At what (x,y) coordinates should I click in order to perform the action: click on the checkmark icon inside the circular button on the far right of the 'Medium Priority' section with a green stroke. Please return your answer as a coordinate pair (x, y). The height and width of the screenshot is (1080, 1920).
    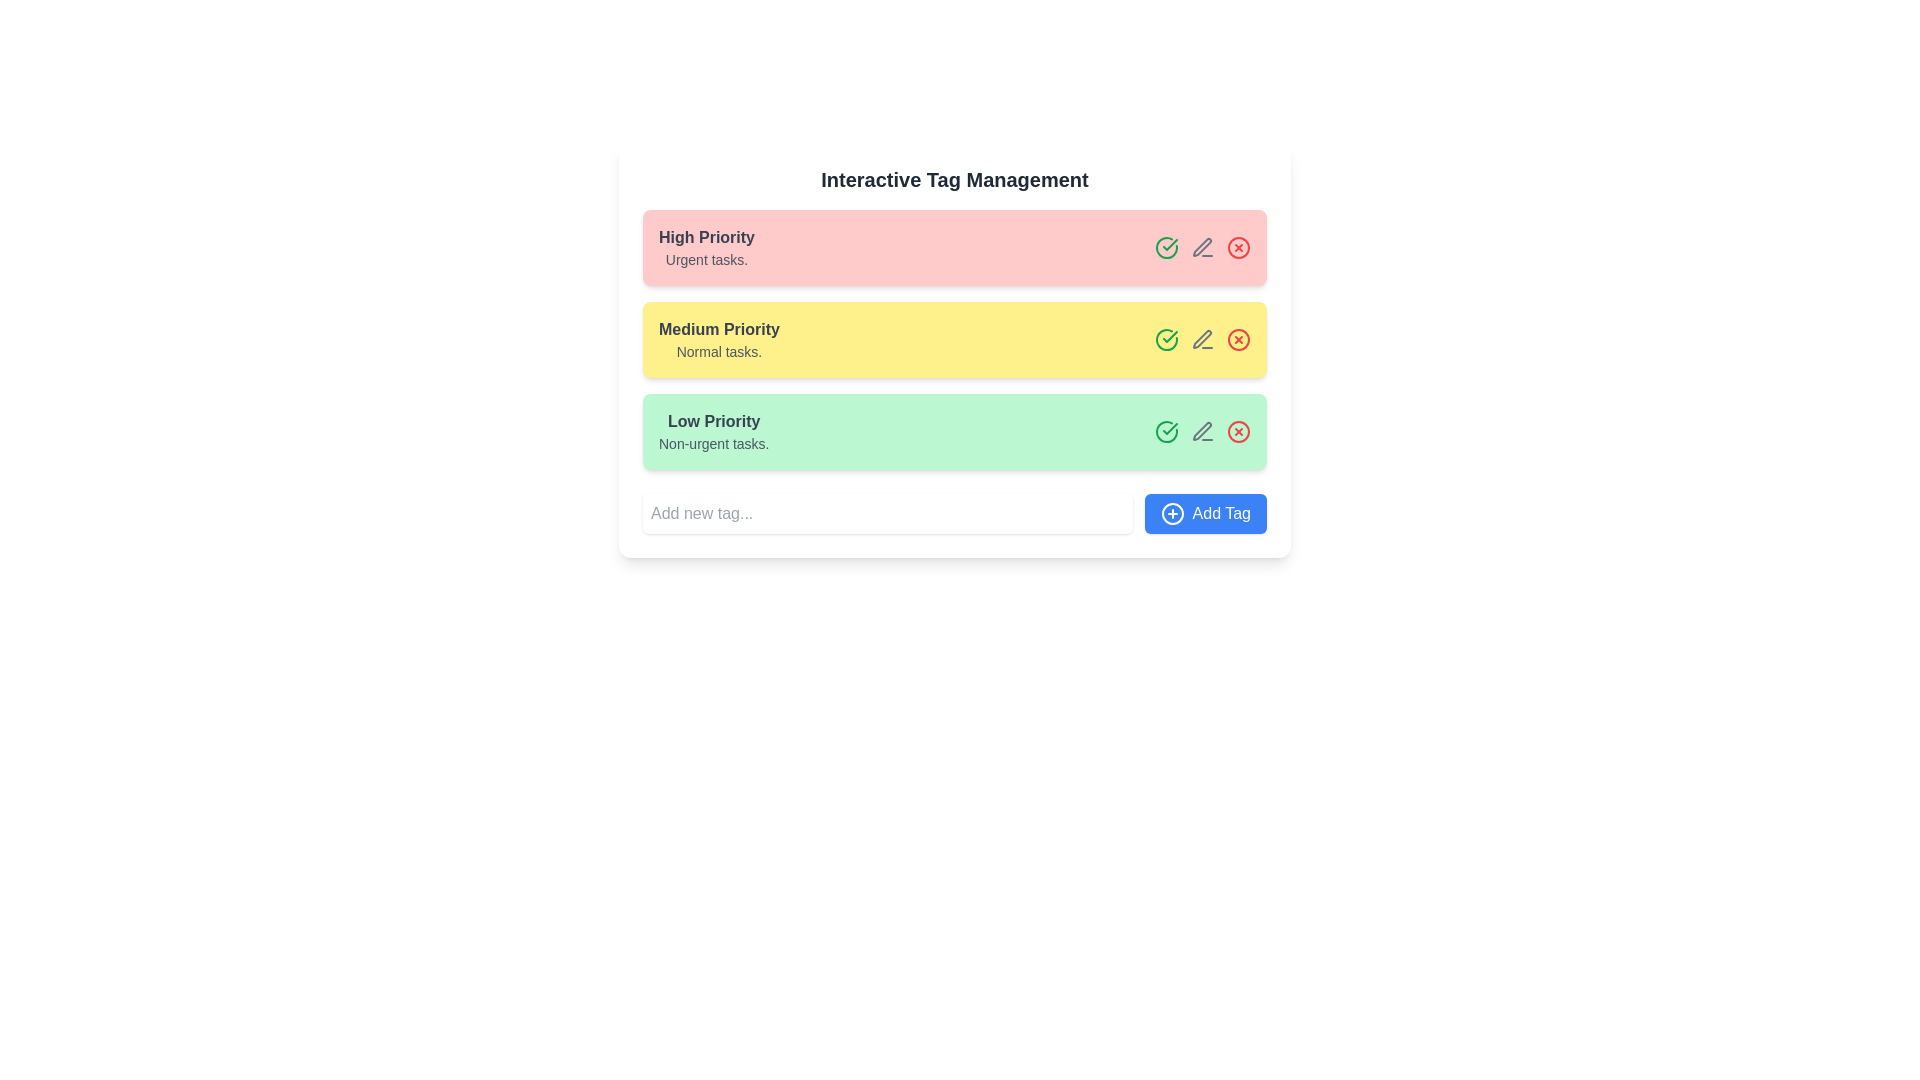
    Looking at the image, I should click on (1166, 246).